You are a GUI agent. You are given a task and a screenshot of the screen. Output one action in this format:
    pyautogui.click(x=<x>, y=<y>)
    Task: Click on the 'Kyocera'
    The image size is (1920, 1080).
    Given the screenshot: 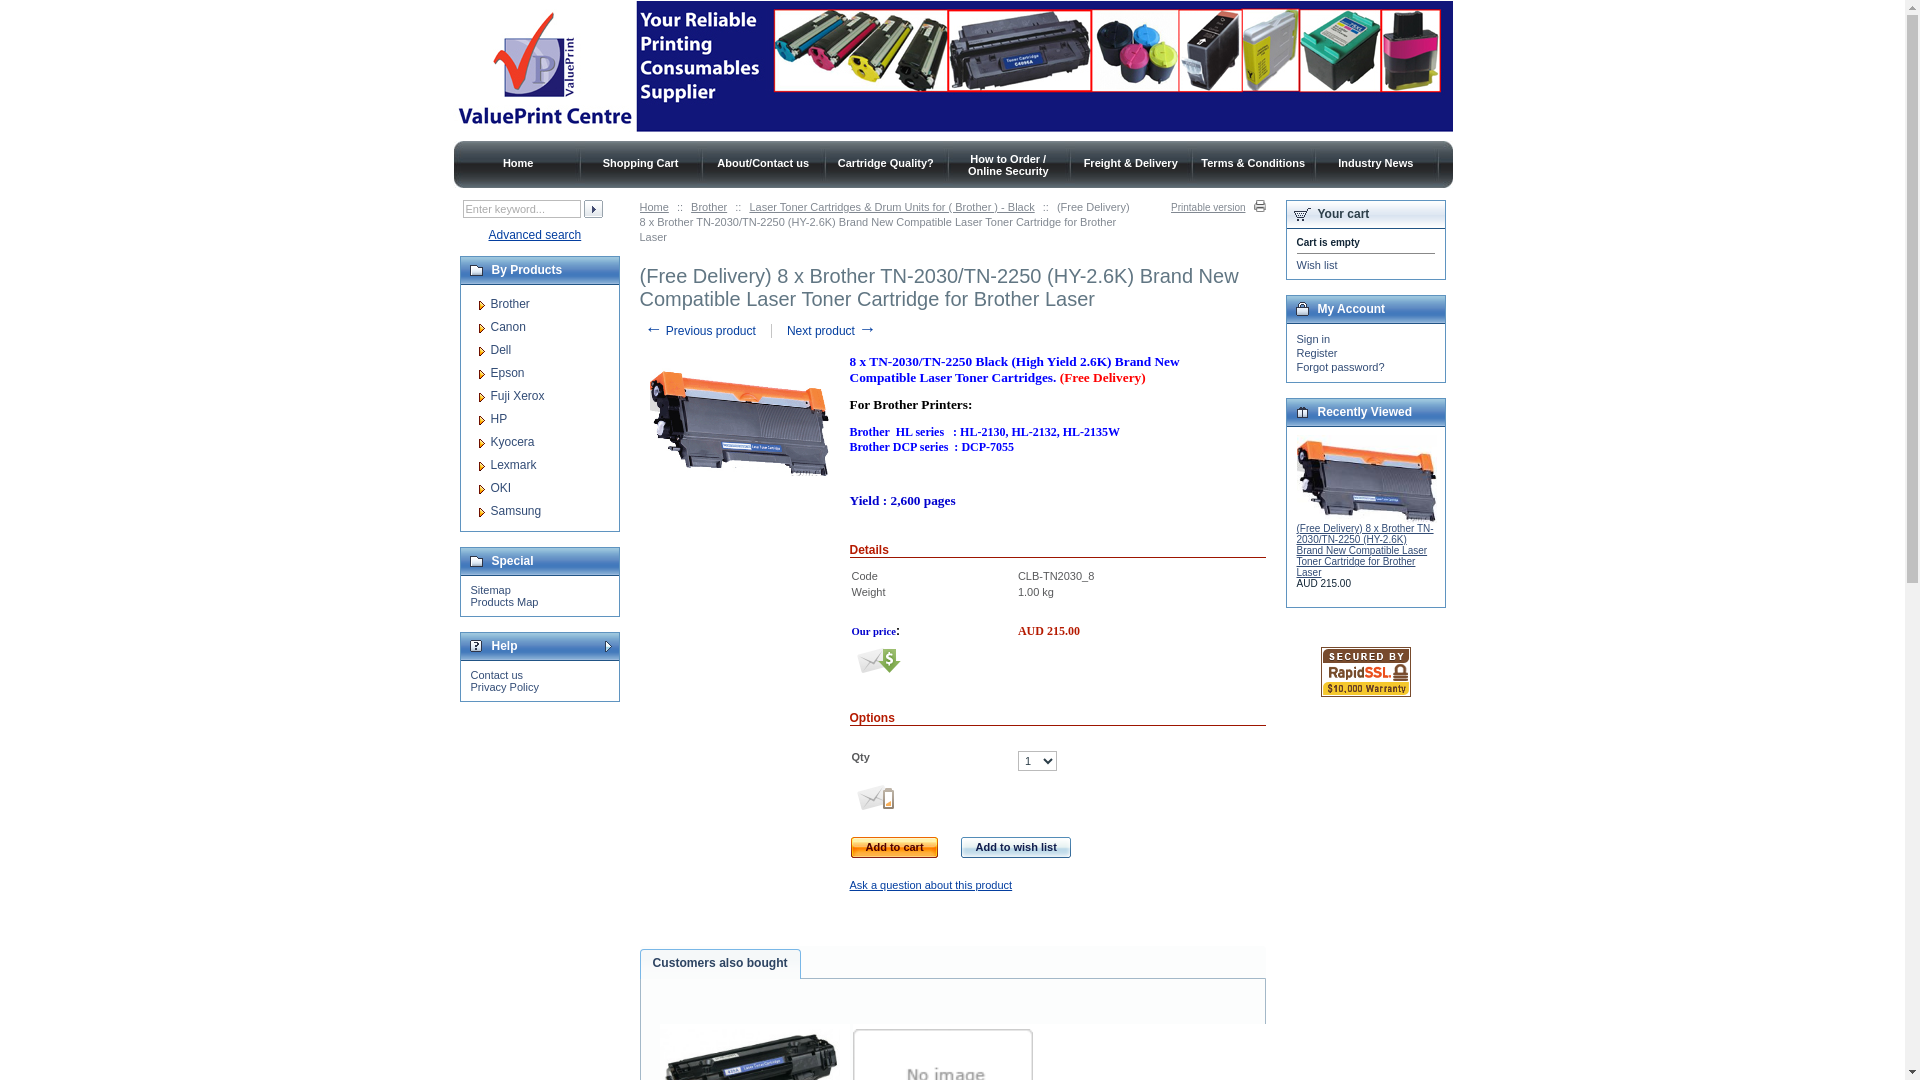 What is the action you would take?
    pyautogui.click(x=512, y=441)
    